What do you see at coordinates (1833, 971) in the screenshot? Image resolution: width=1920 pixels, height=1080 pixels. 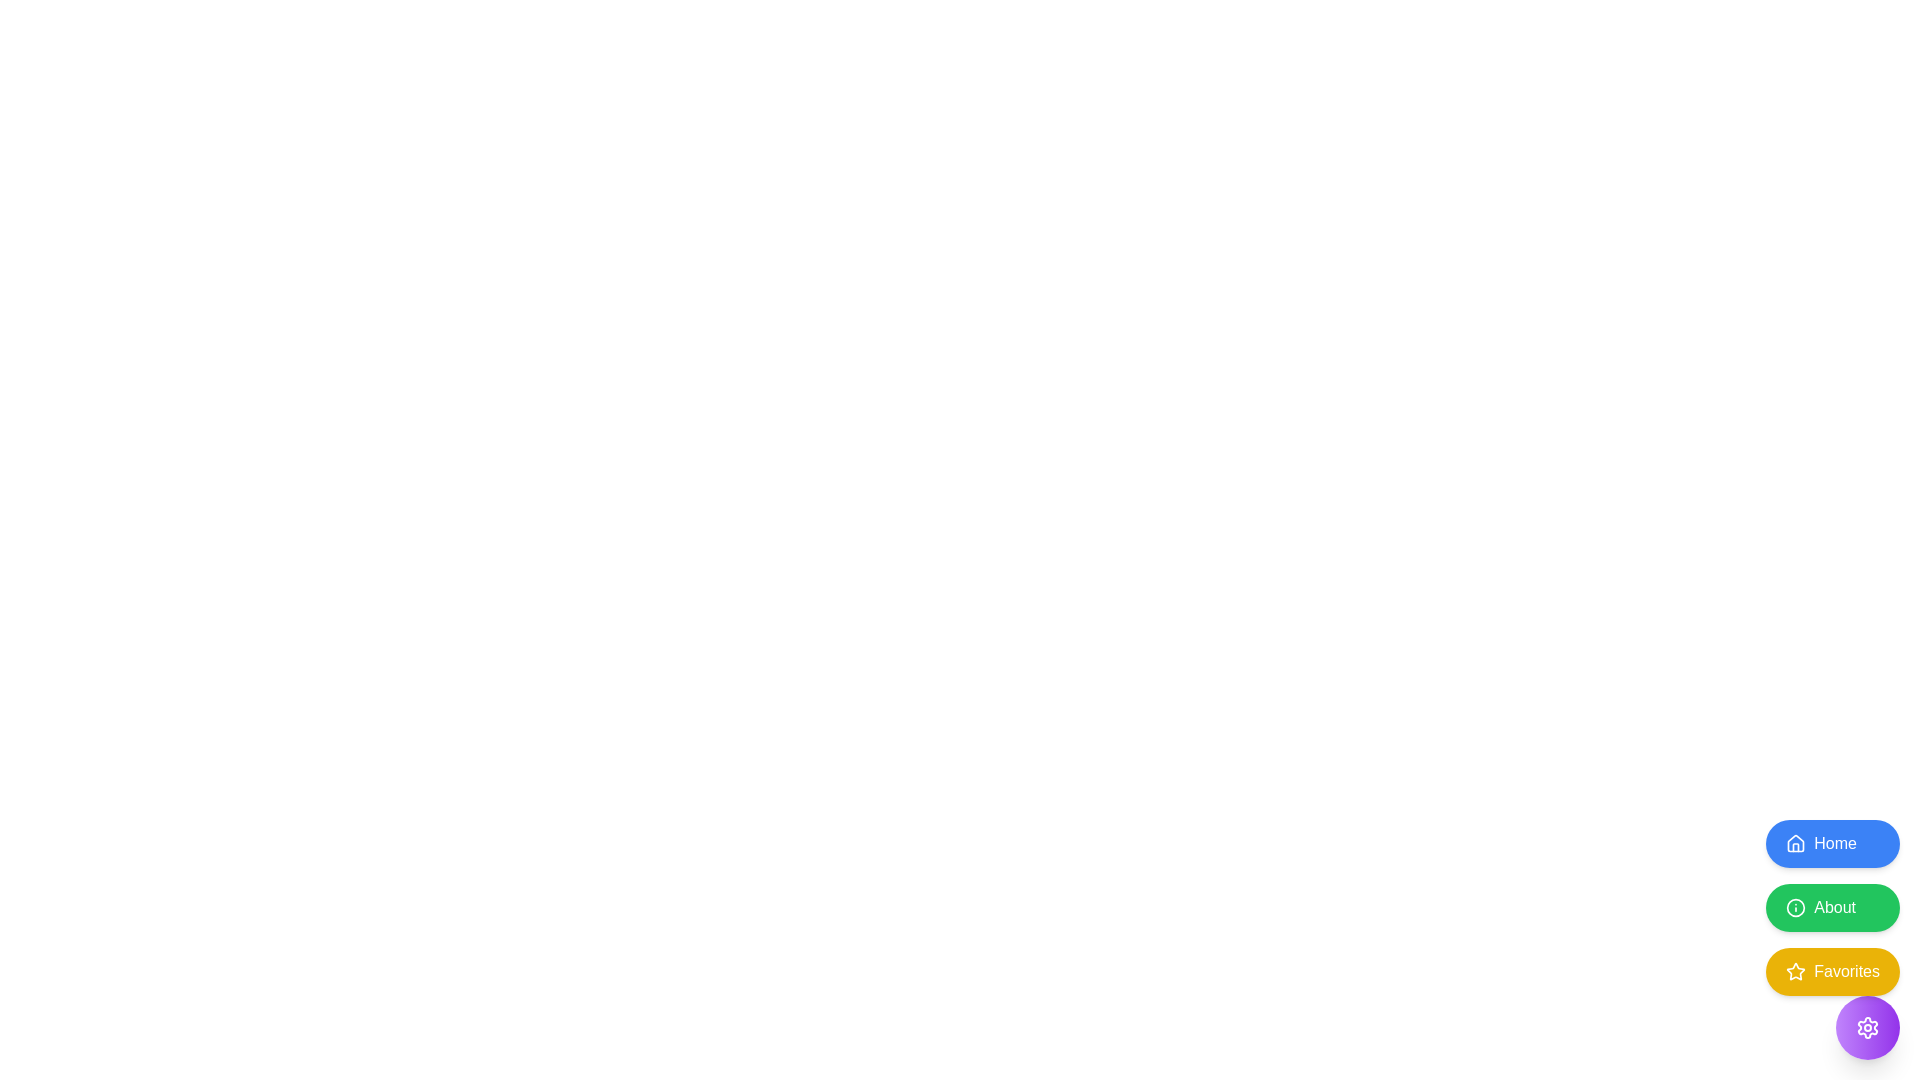 I see `the favorites button located in the bottom-right corner, which is the third button in a vertical stack, right below the 'About' button` at bounding box center [1833, 971].